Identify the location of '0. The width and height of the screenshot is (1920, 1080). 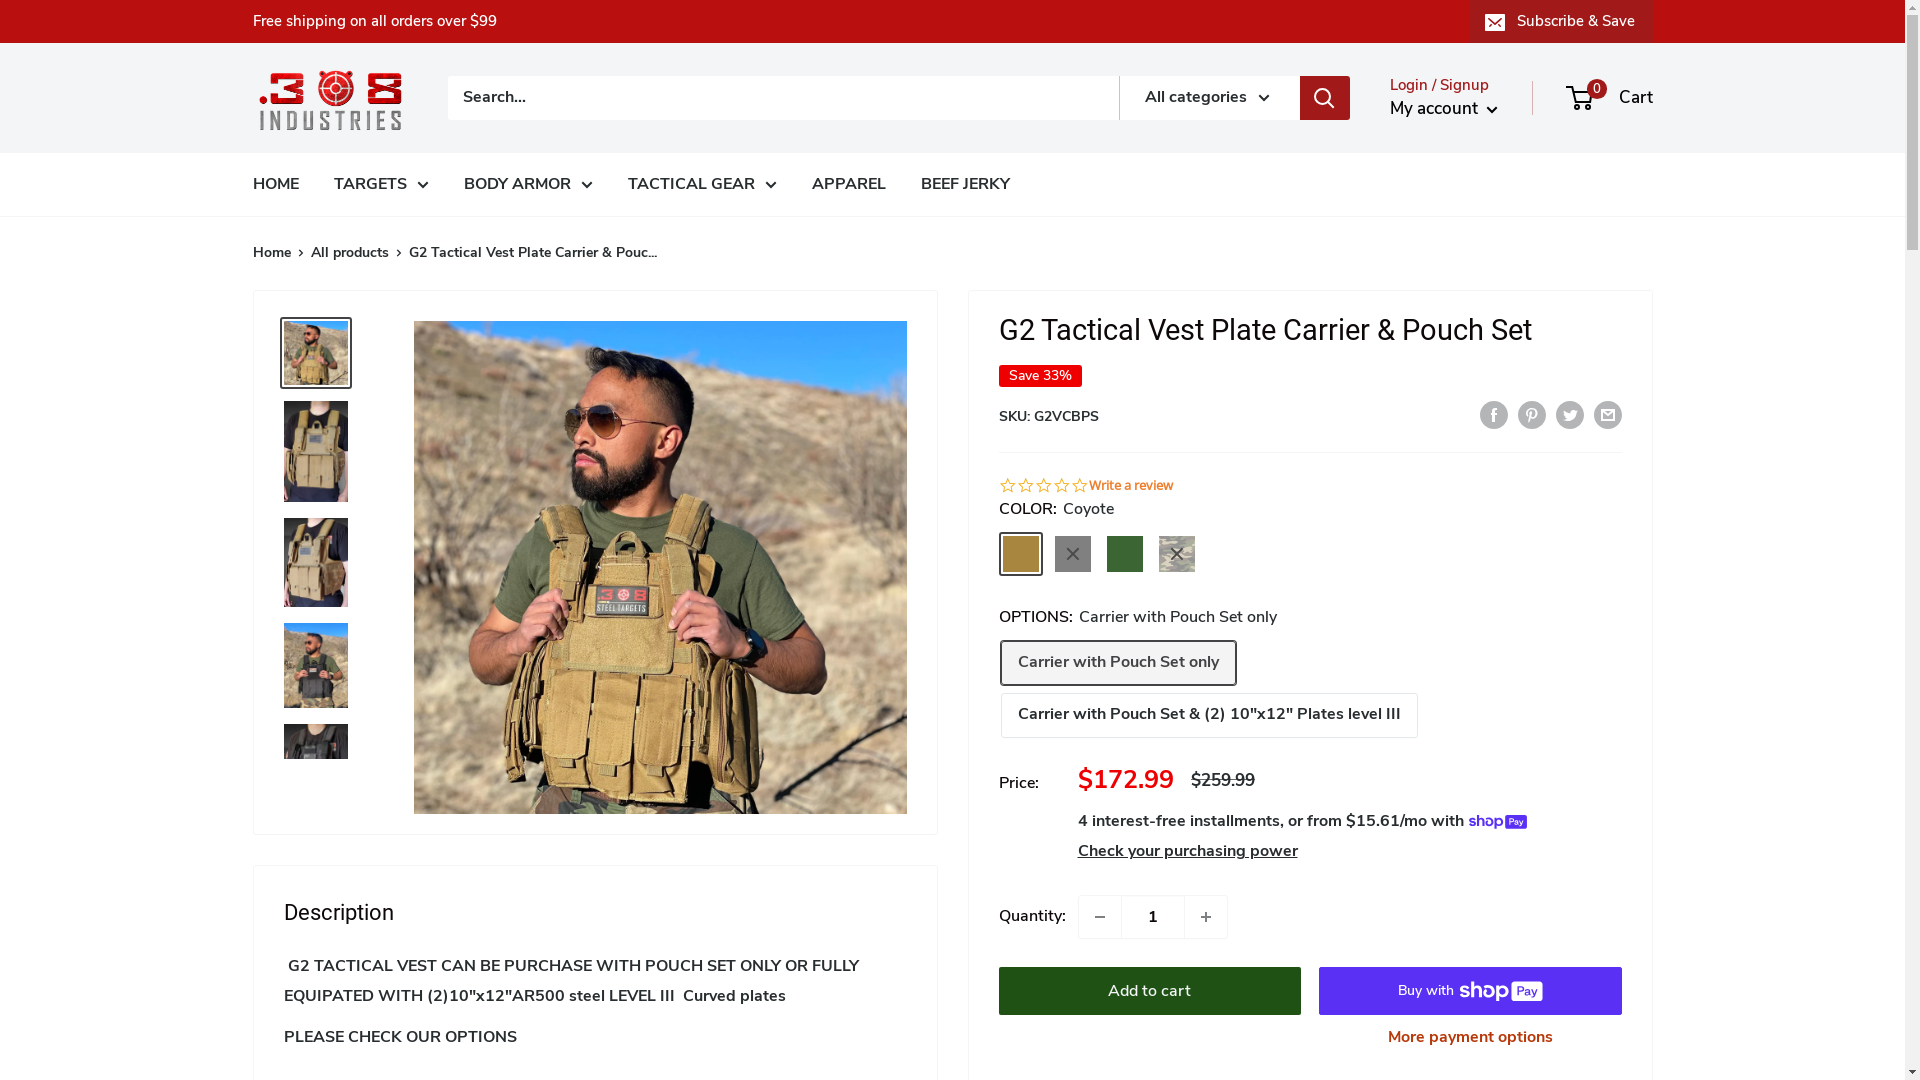
(1610, 97).